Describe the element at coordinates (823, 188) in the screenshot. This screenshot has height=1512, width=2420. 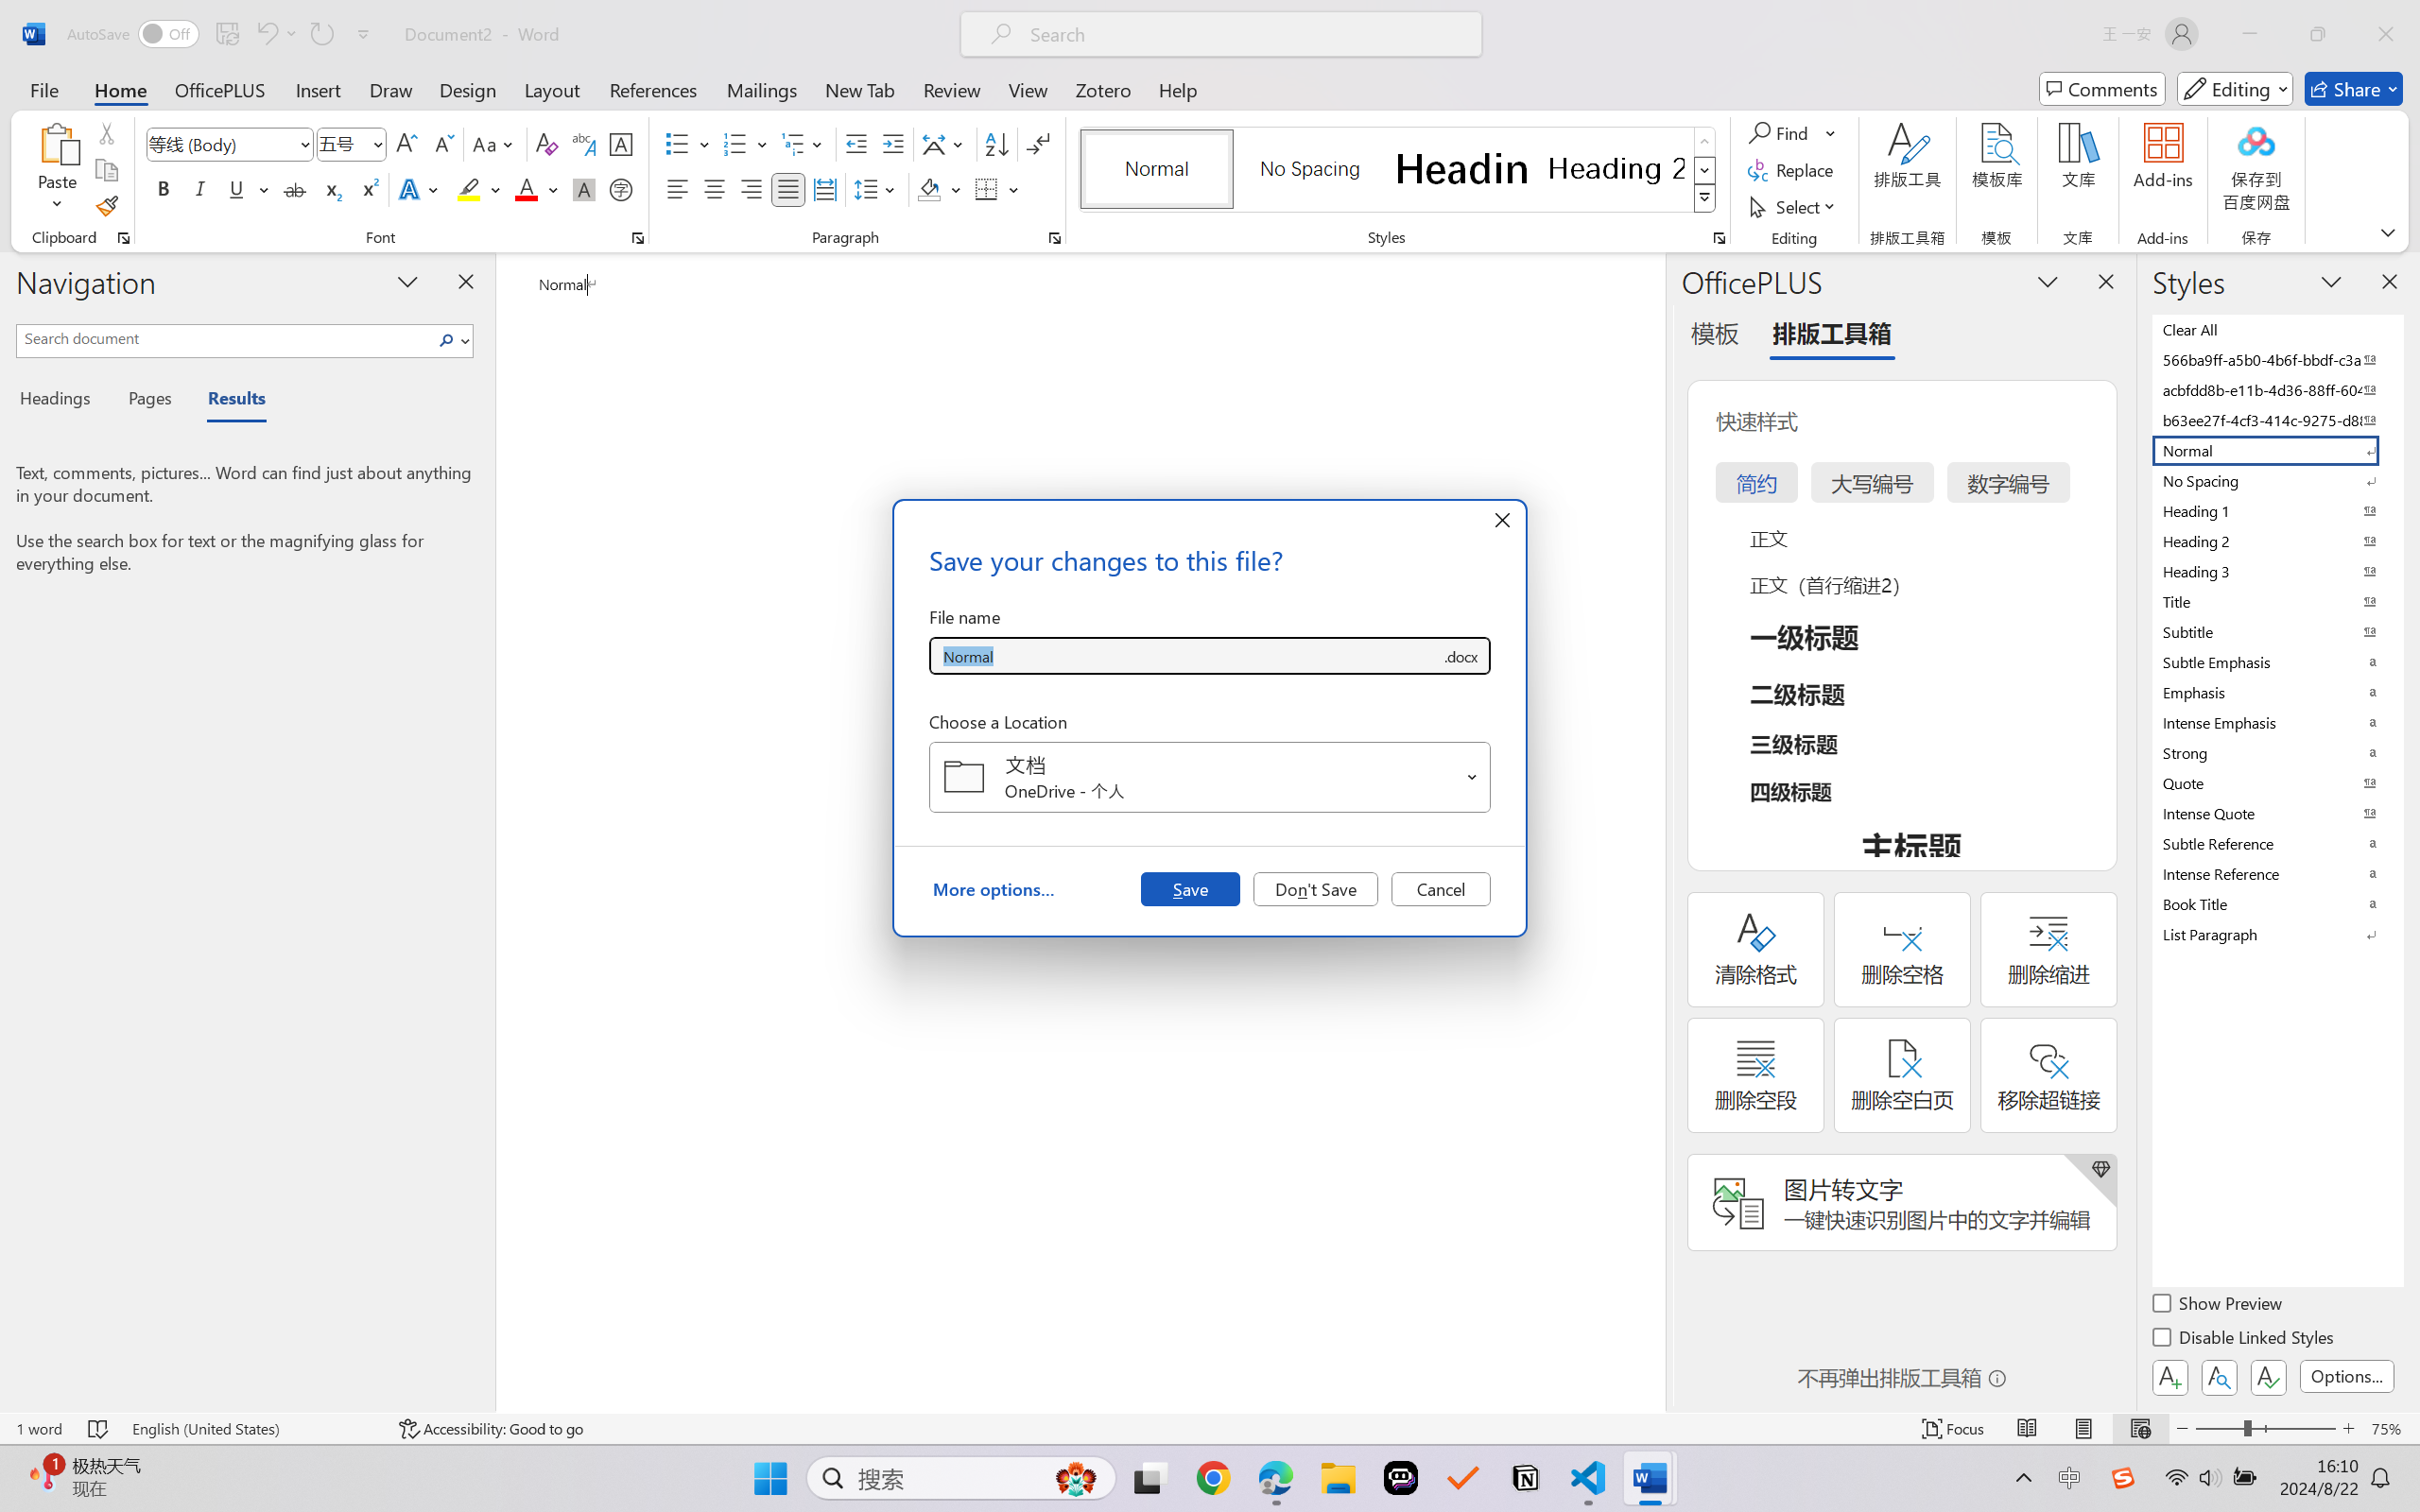
I see `'Distributed'` at that location.